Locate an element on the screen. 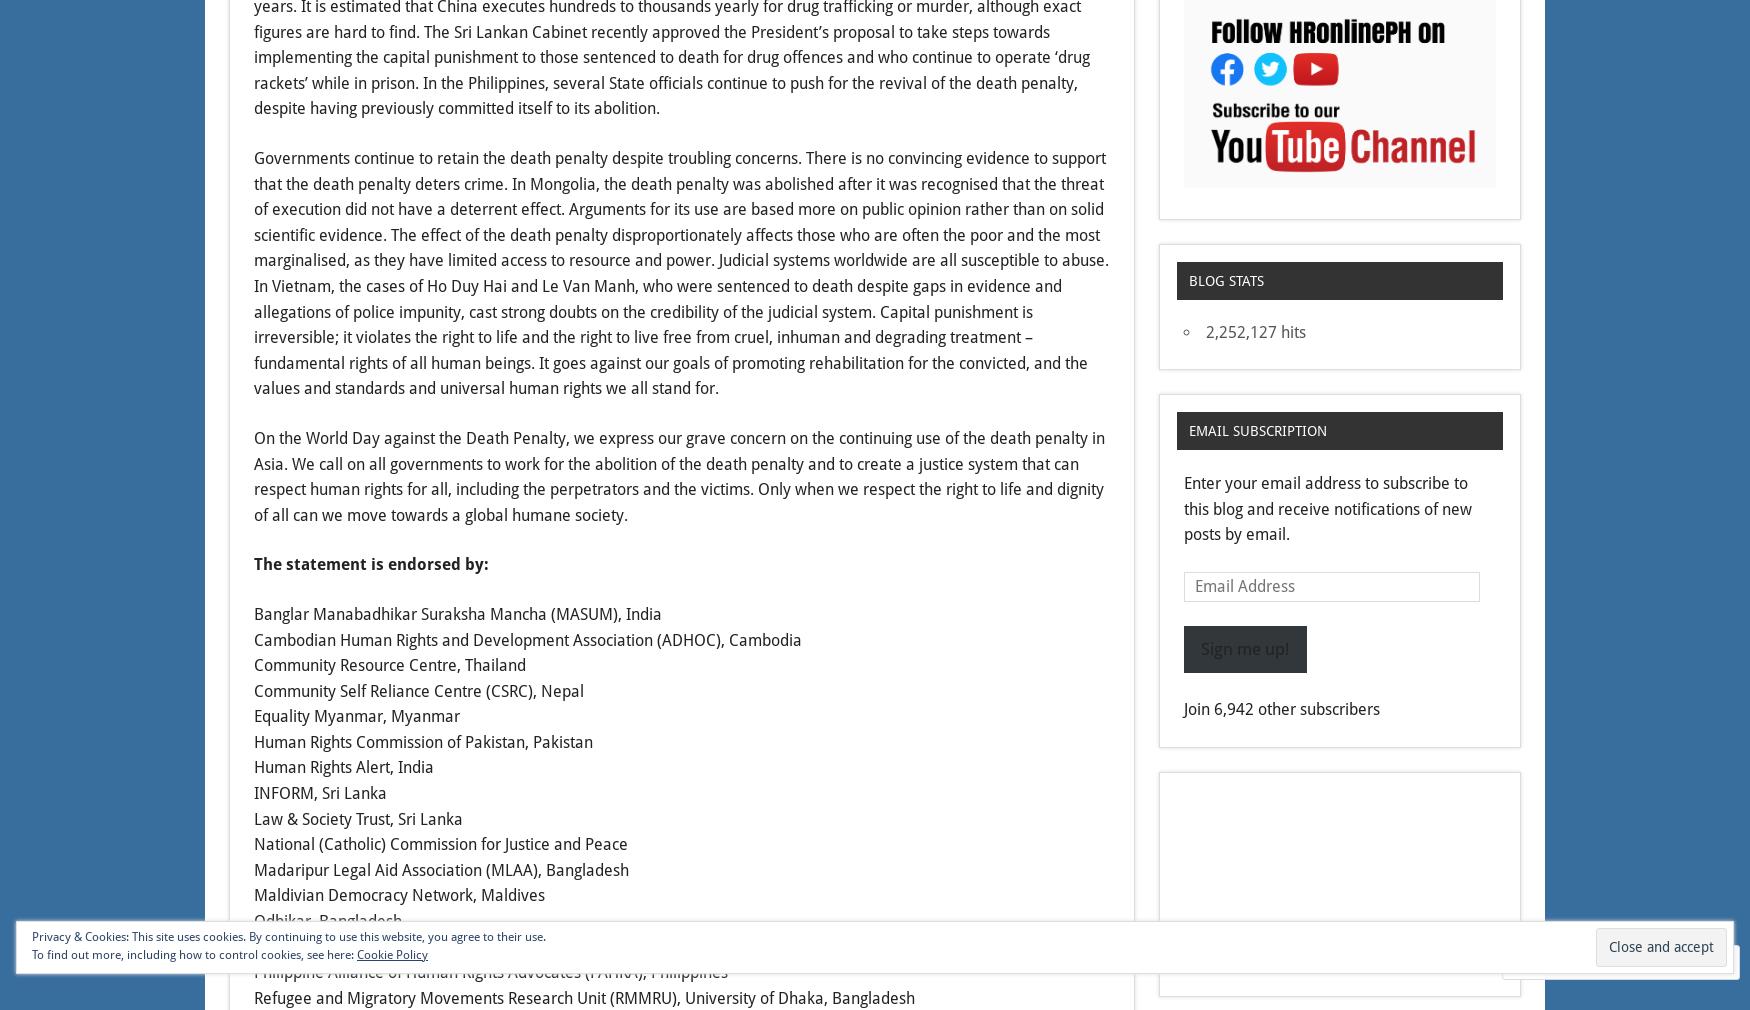 The width and height of the screenshot is (1750, 1010). 'Privacy & Cookies: This site uses cookies. By continuing to use this website, you agree to their use.' is located at coordinates (287, 936).